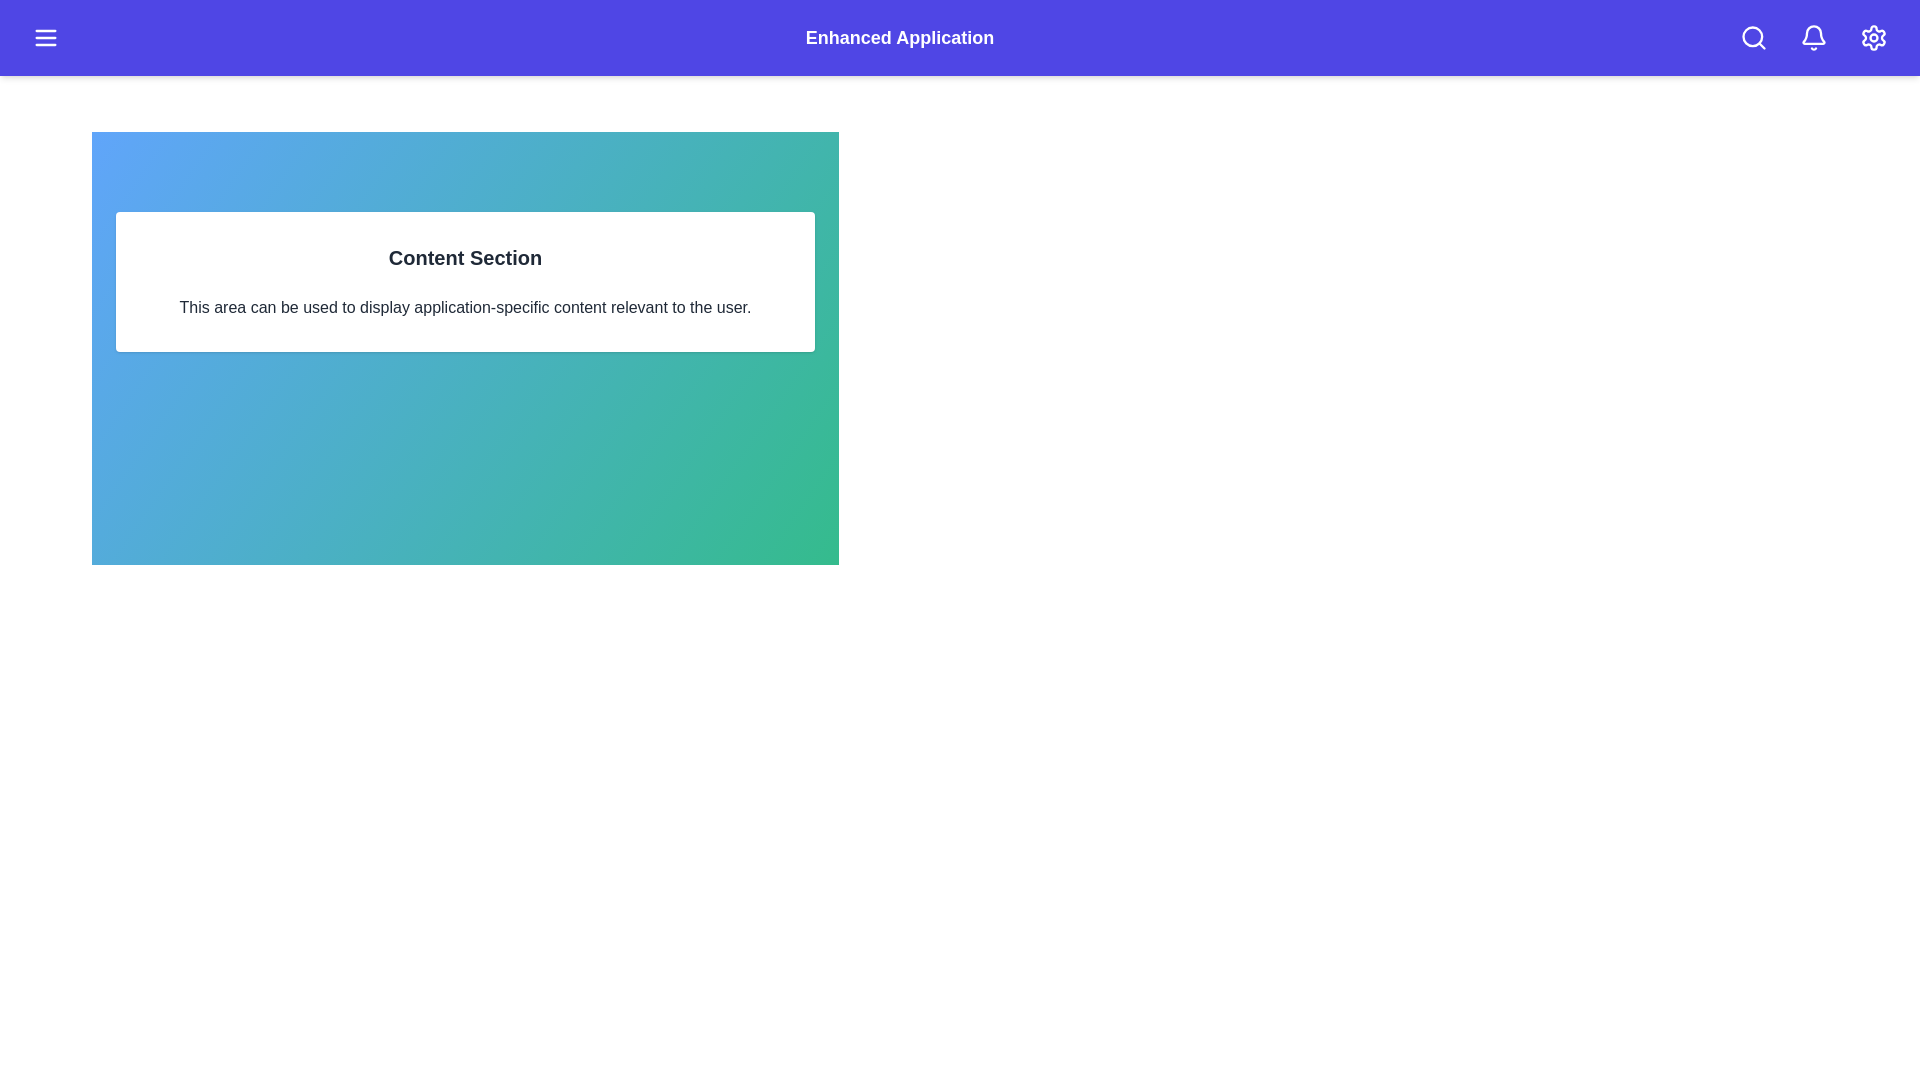 The height and width of the screenshot is (1080, 1920). What do you see at coordinates (1872, 38) in the screenshot?
I see `the settings icon in the app bar to access application settings` at bounding box center [1872, 38].